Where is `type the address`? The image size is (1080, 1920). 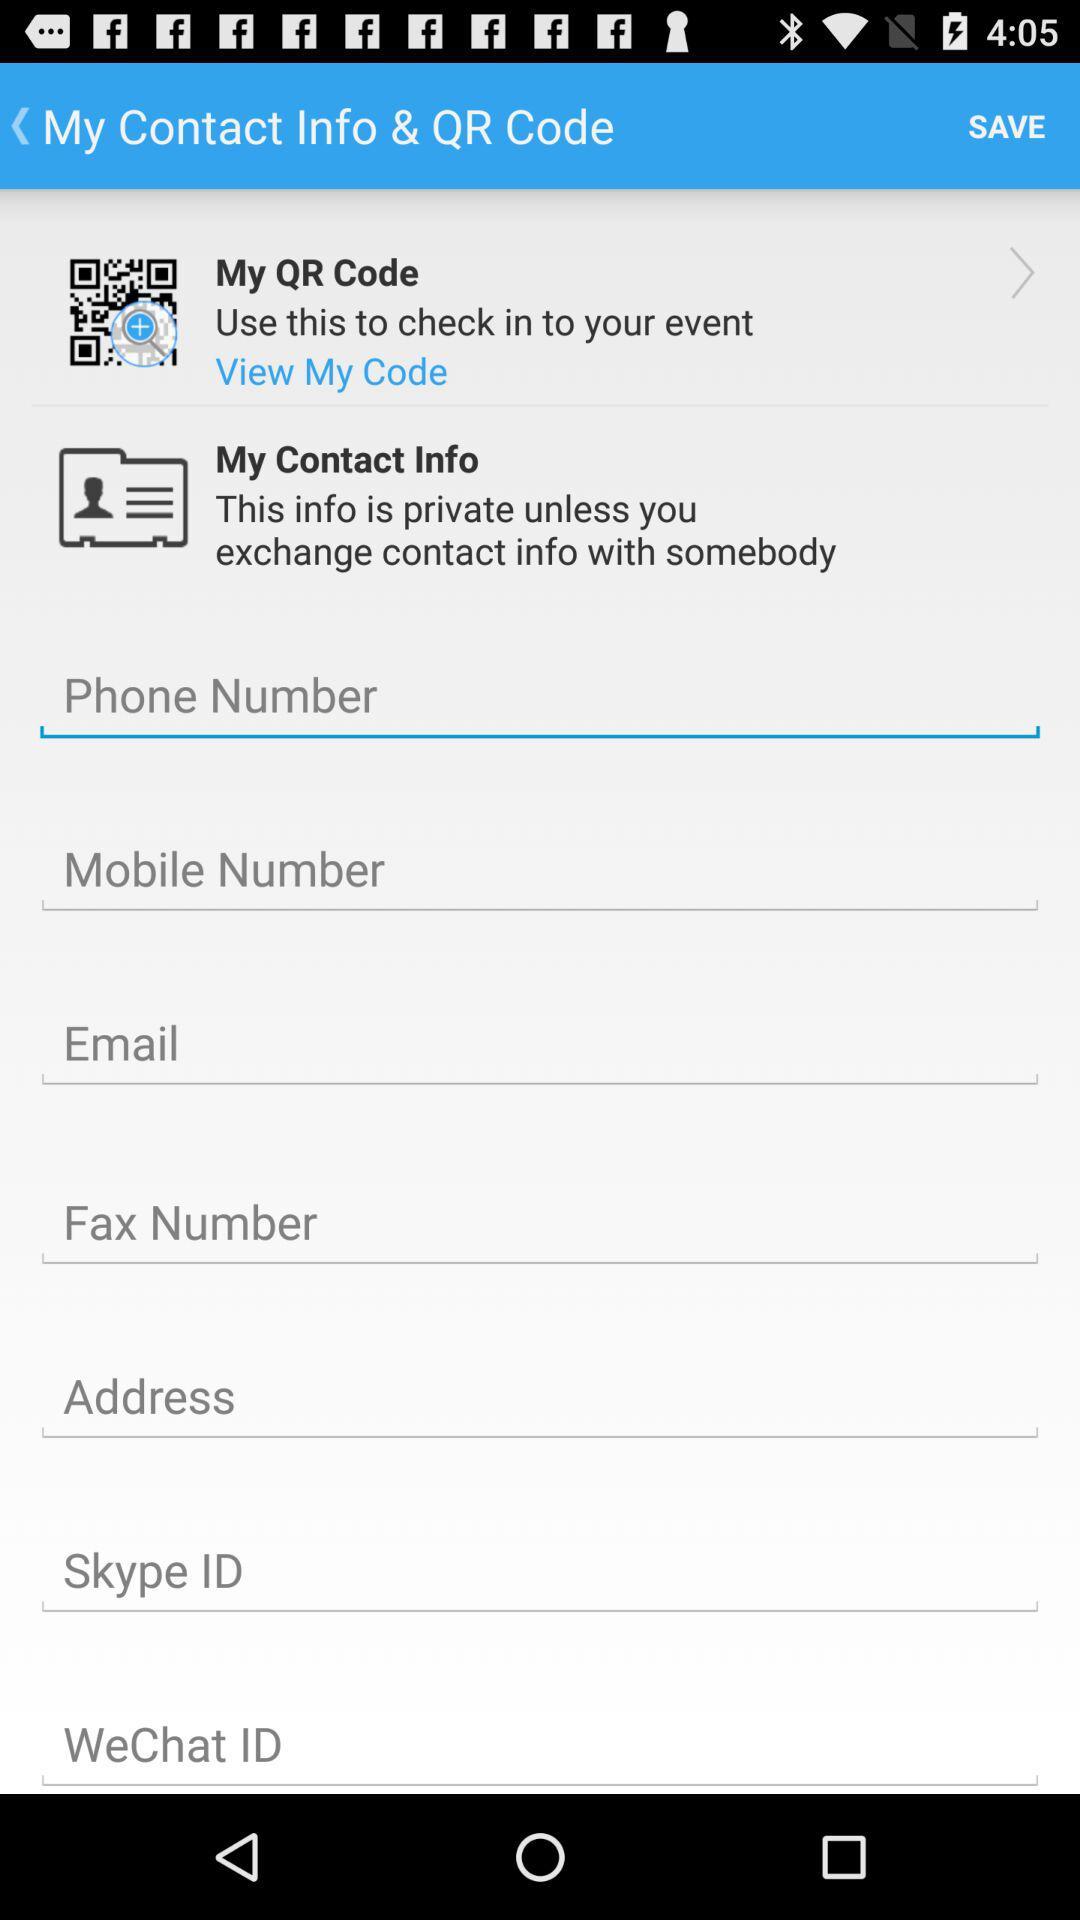
type the address is located at coordinates (540, 1395).